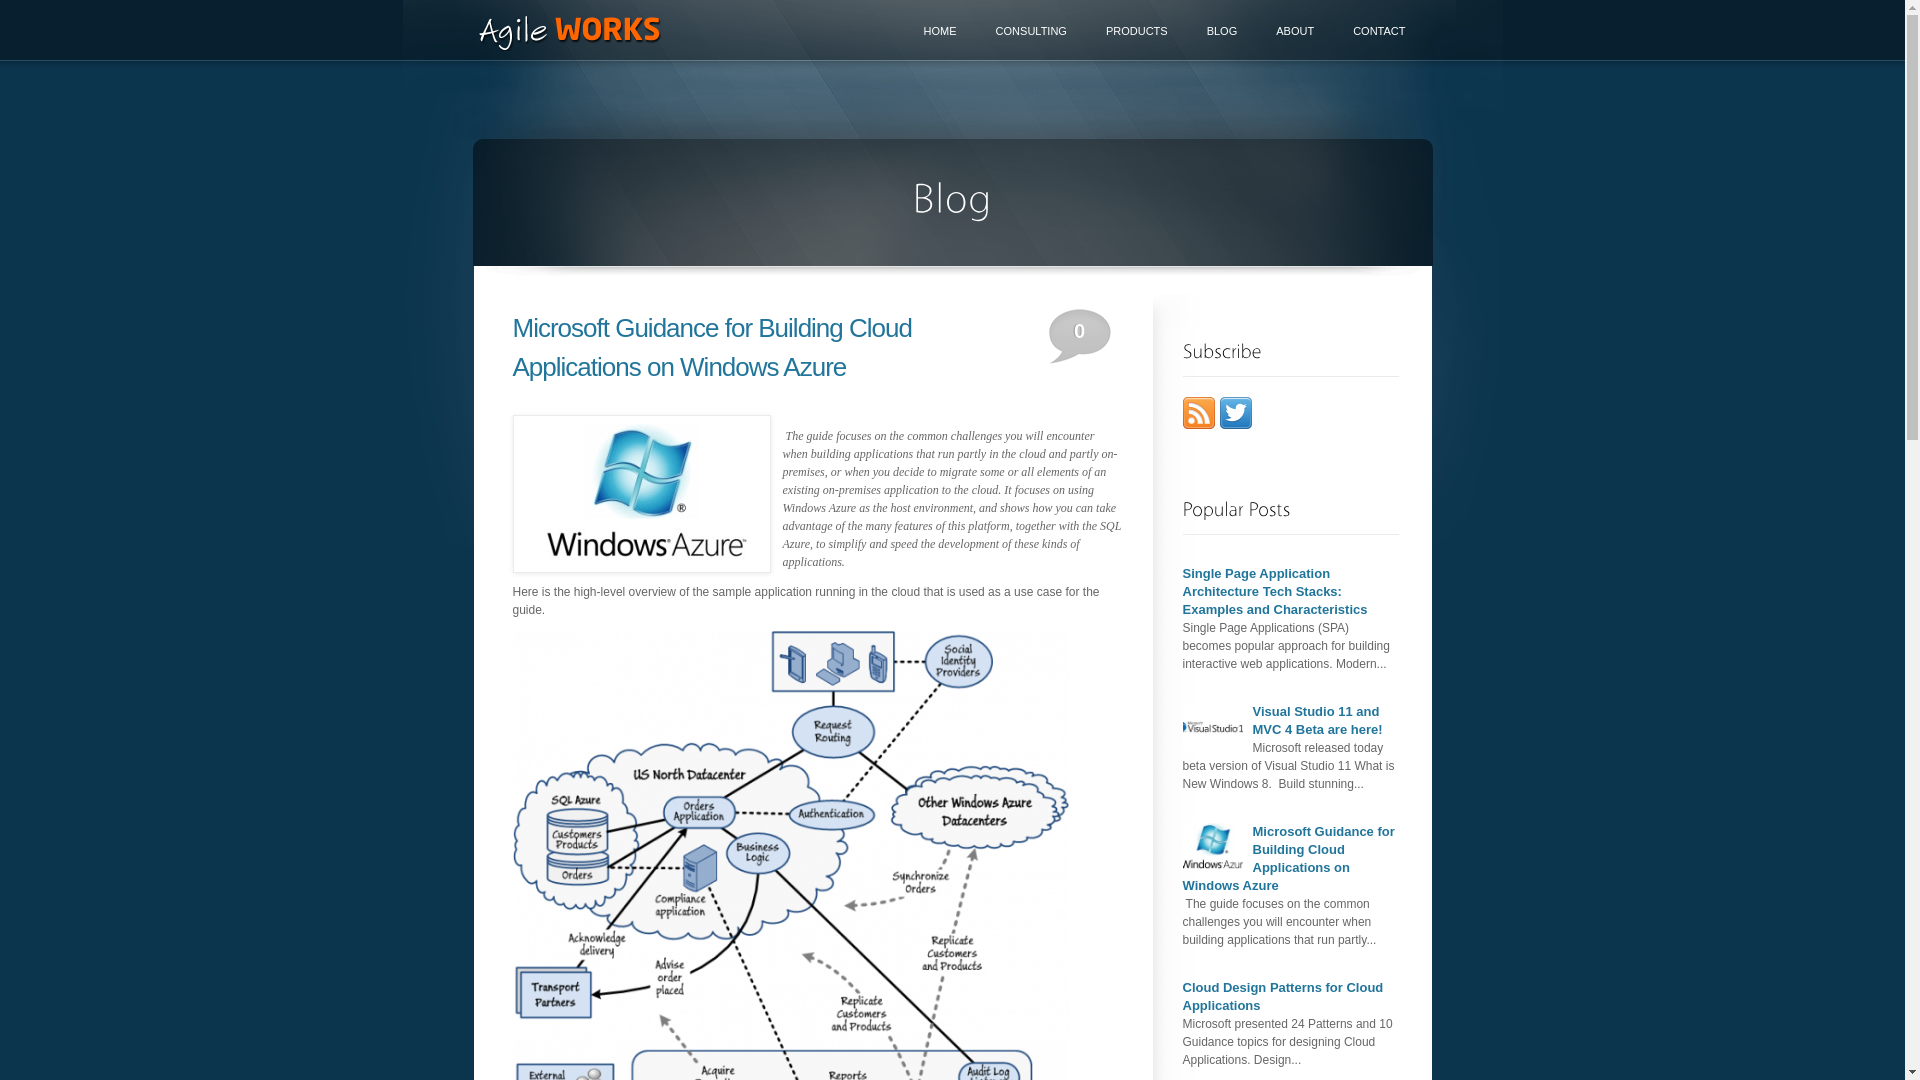  Describe the element at coordinates (1235, 423) in the screenshot. I see `'Follow AndriySolovey on Twitter'` at that location.